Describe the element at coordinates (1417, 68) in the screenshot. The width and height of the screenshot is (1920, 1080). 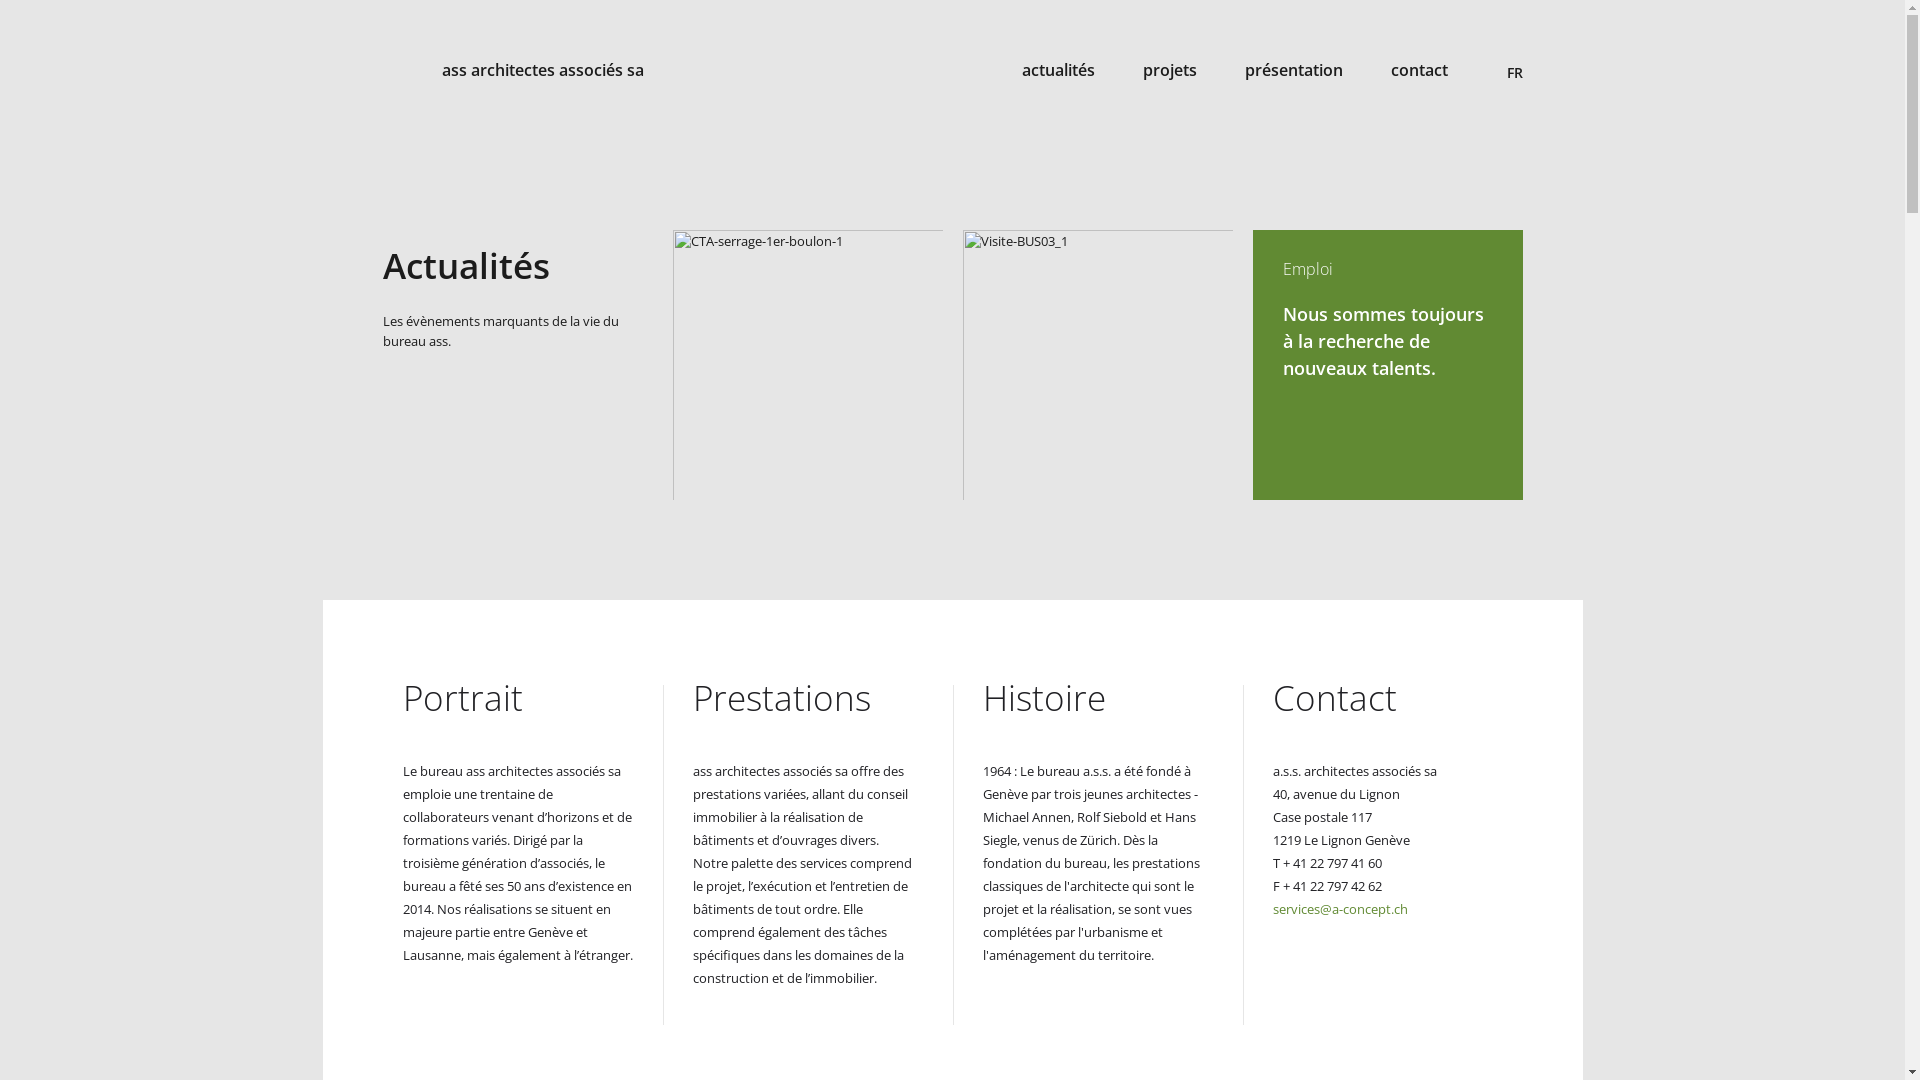
I see `'contact'` at that location.